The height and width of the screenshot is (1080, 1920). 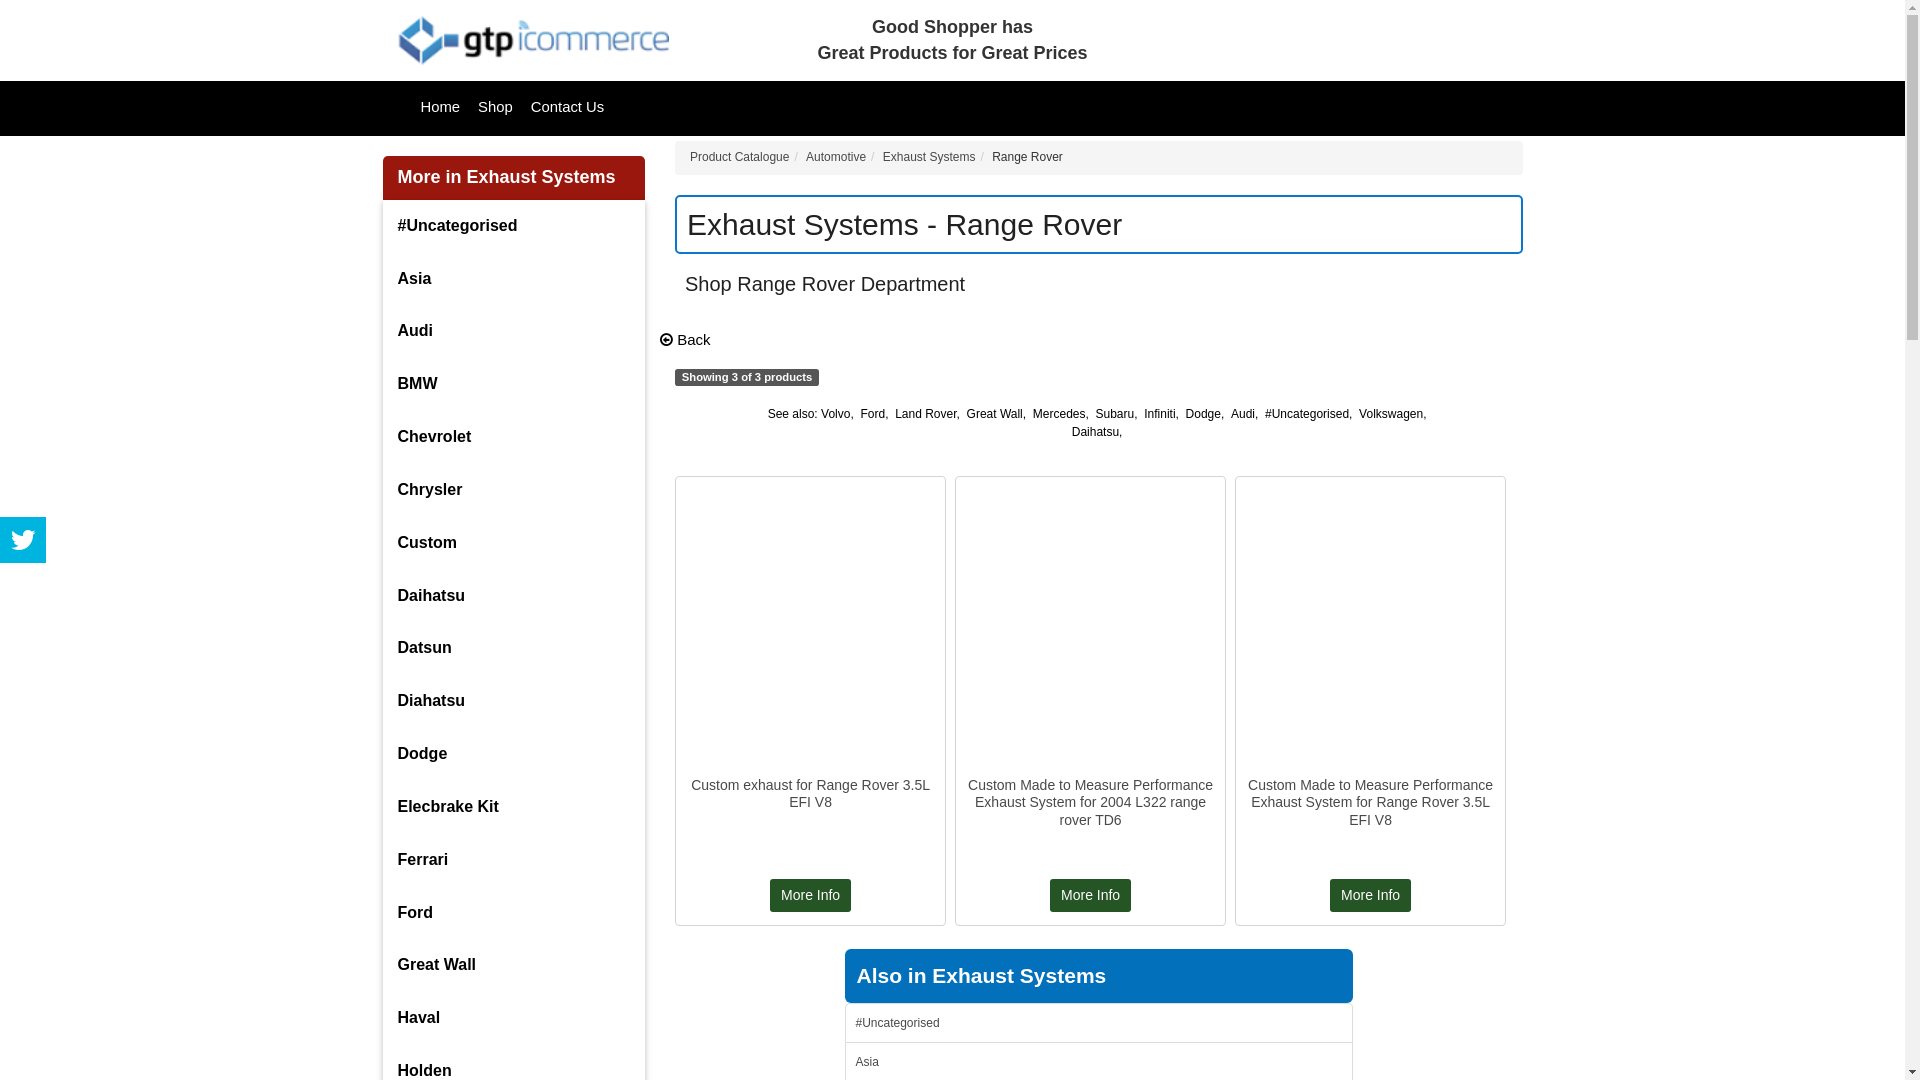 I want to click on 'BMW', so click(x=382, y=384).